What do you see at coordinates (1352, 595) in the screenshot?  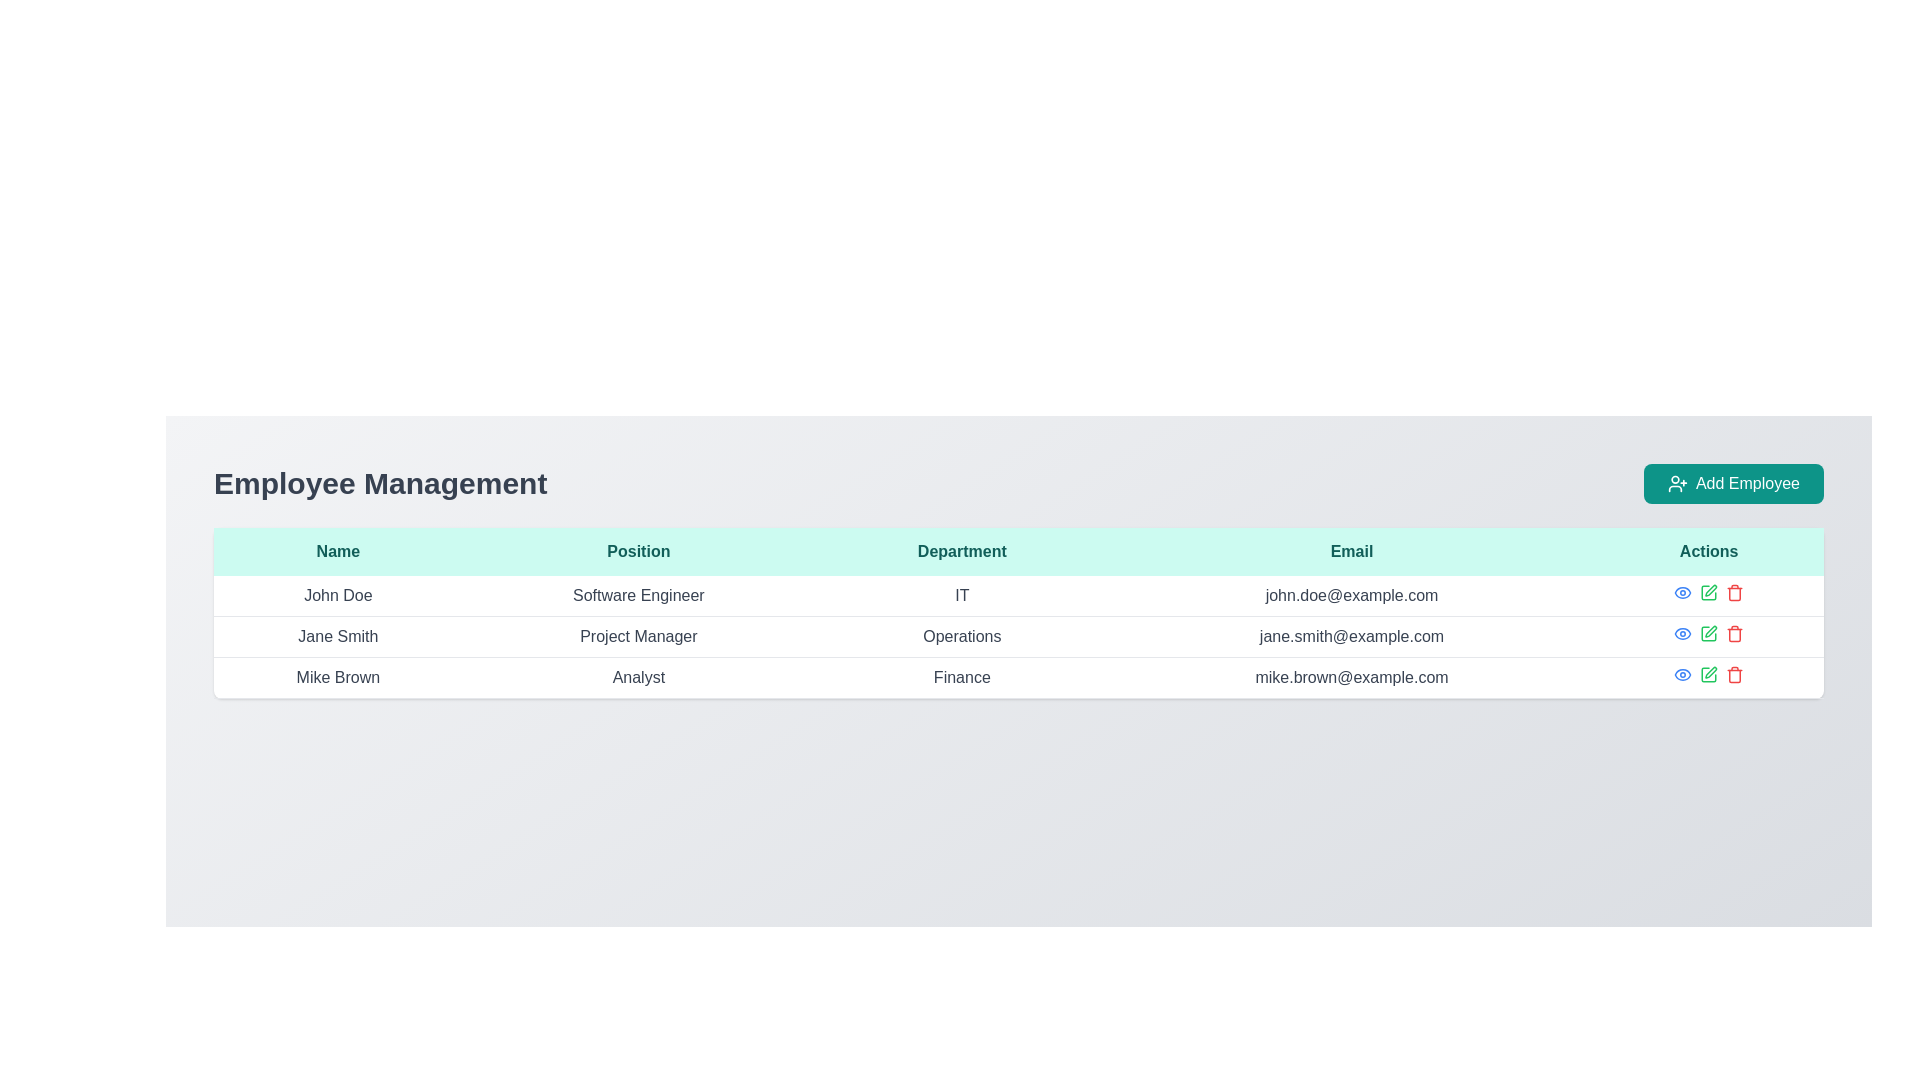 I see `the static text label displaying the email 'john.doe@example.com' located in the fourth column of the first data row under the 'Employee Management' section` at bounding box center [1352, 595].